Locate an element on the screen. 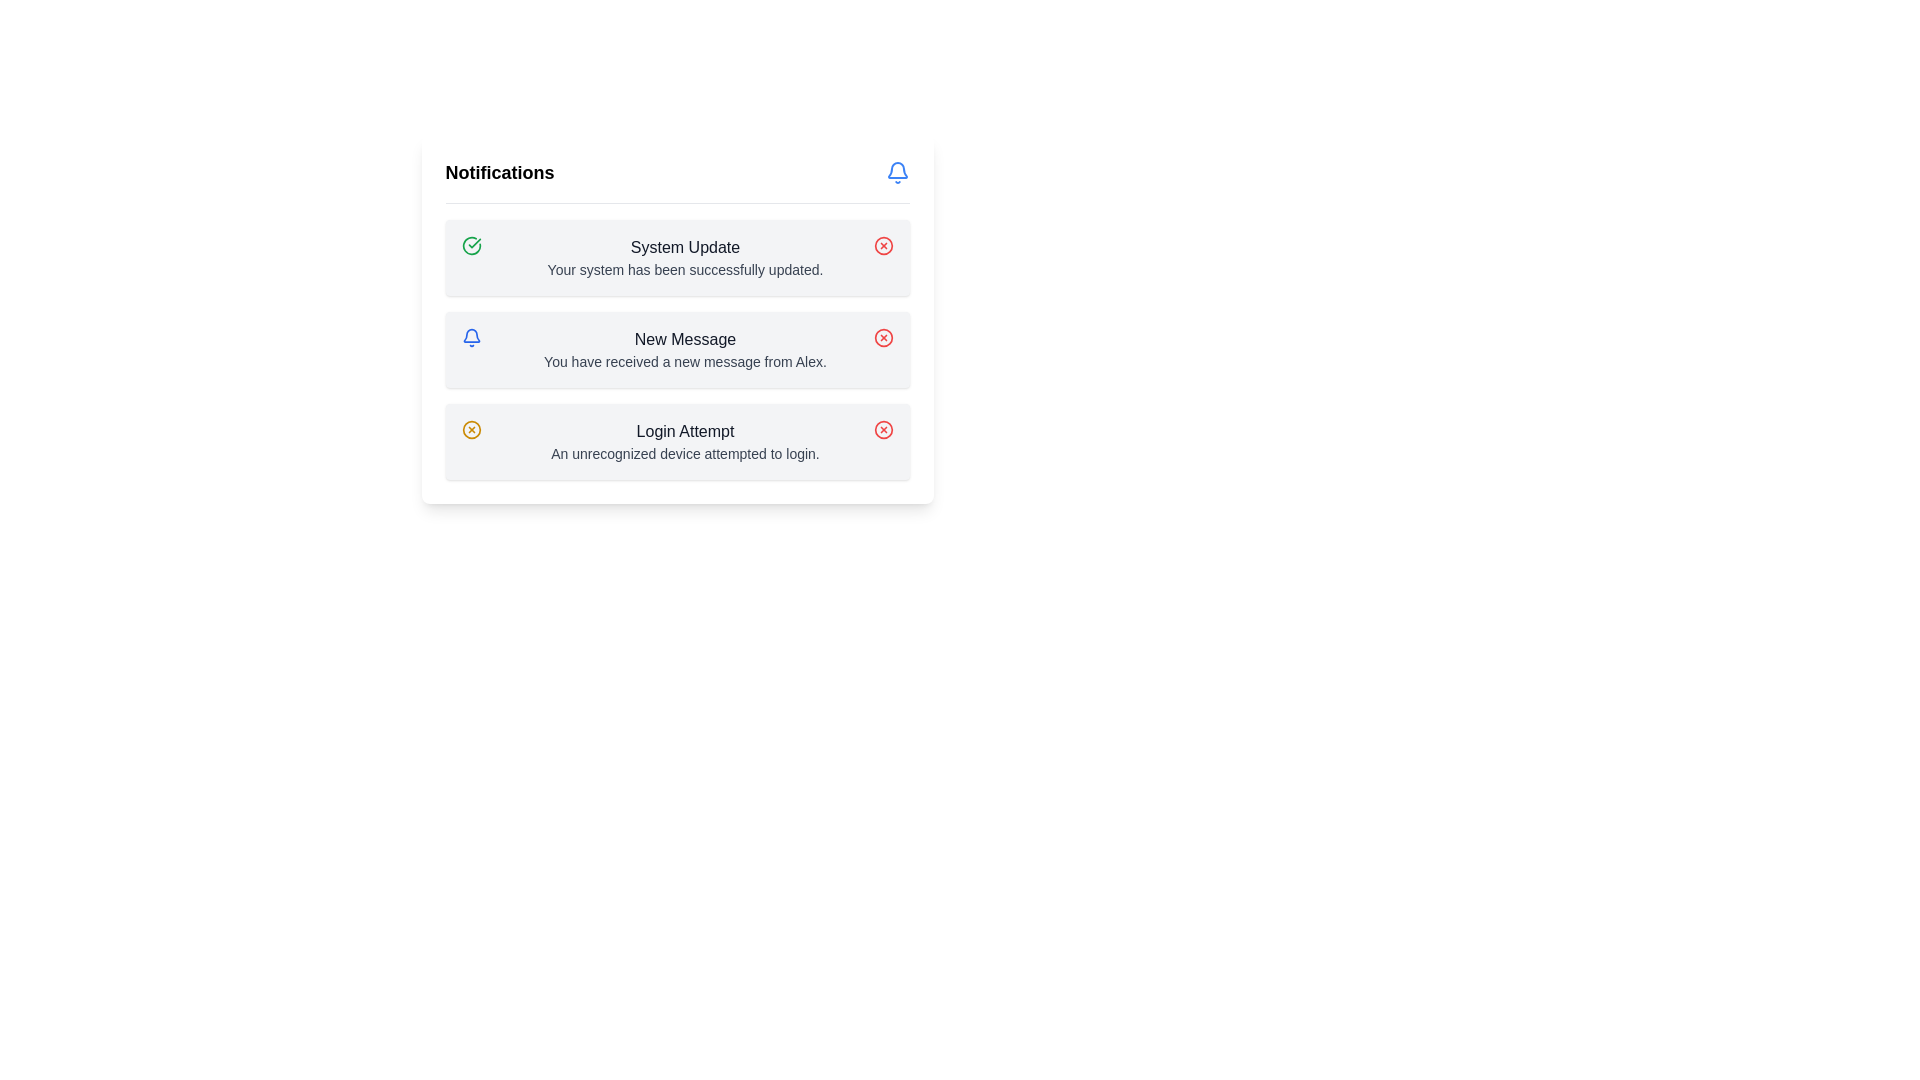  the Notification item element that displays 'New Message' and 'You have received a new message from Alex.' is located at coordinates (685, 349).